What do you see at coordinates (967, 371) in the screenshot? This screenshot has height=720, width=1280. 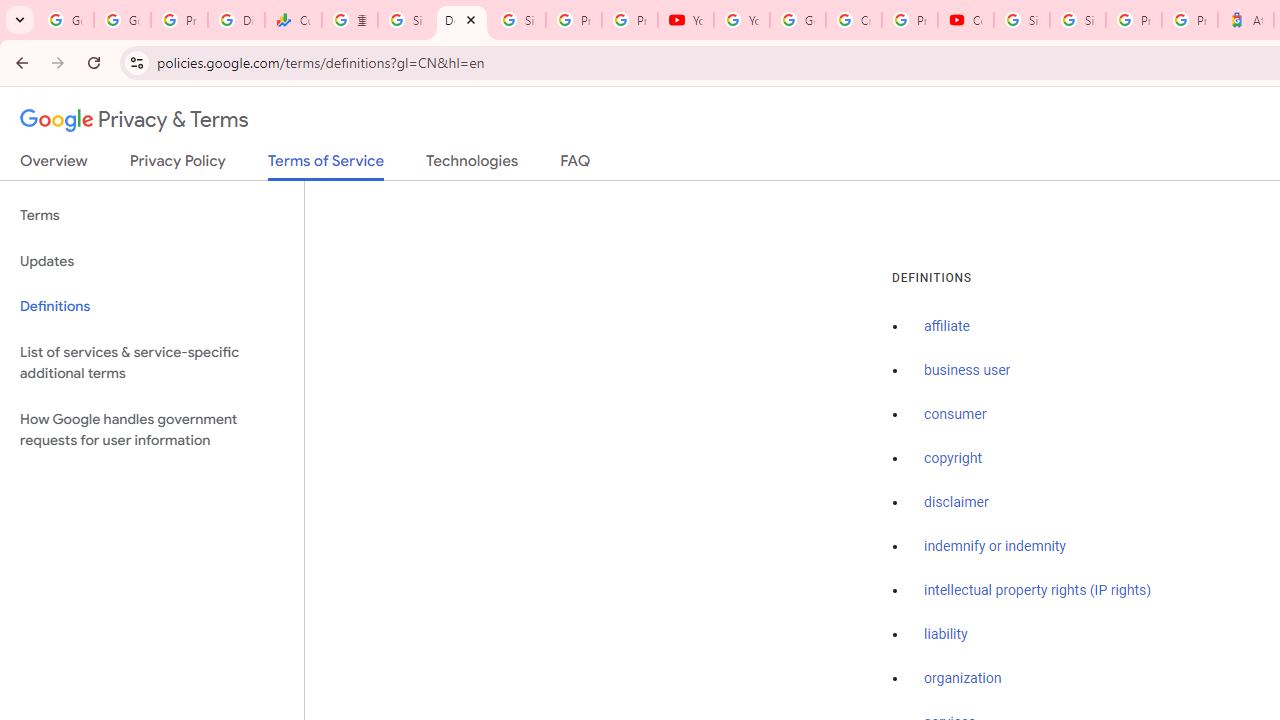 I see `'business user'` at bounding box center [967, 371].